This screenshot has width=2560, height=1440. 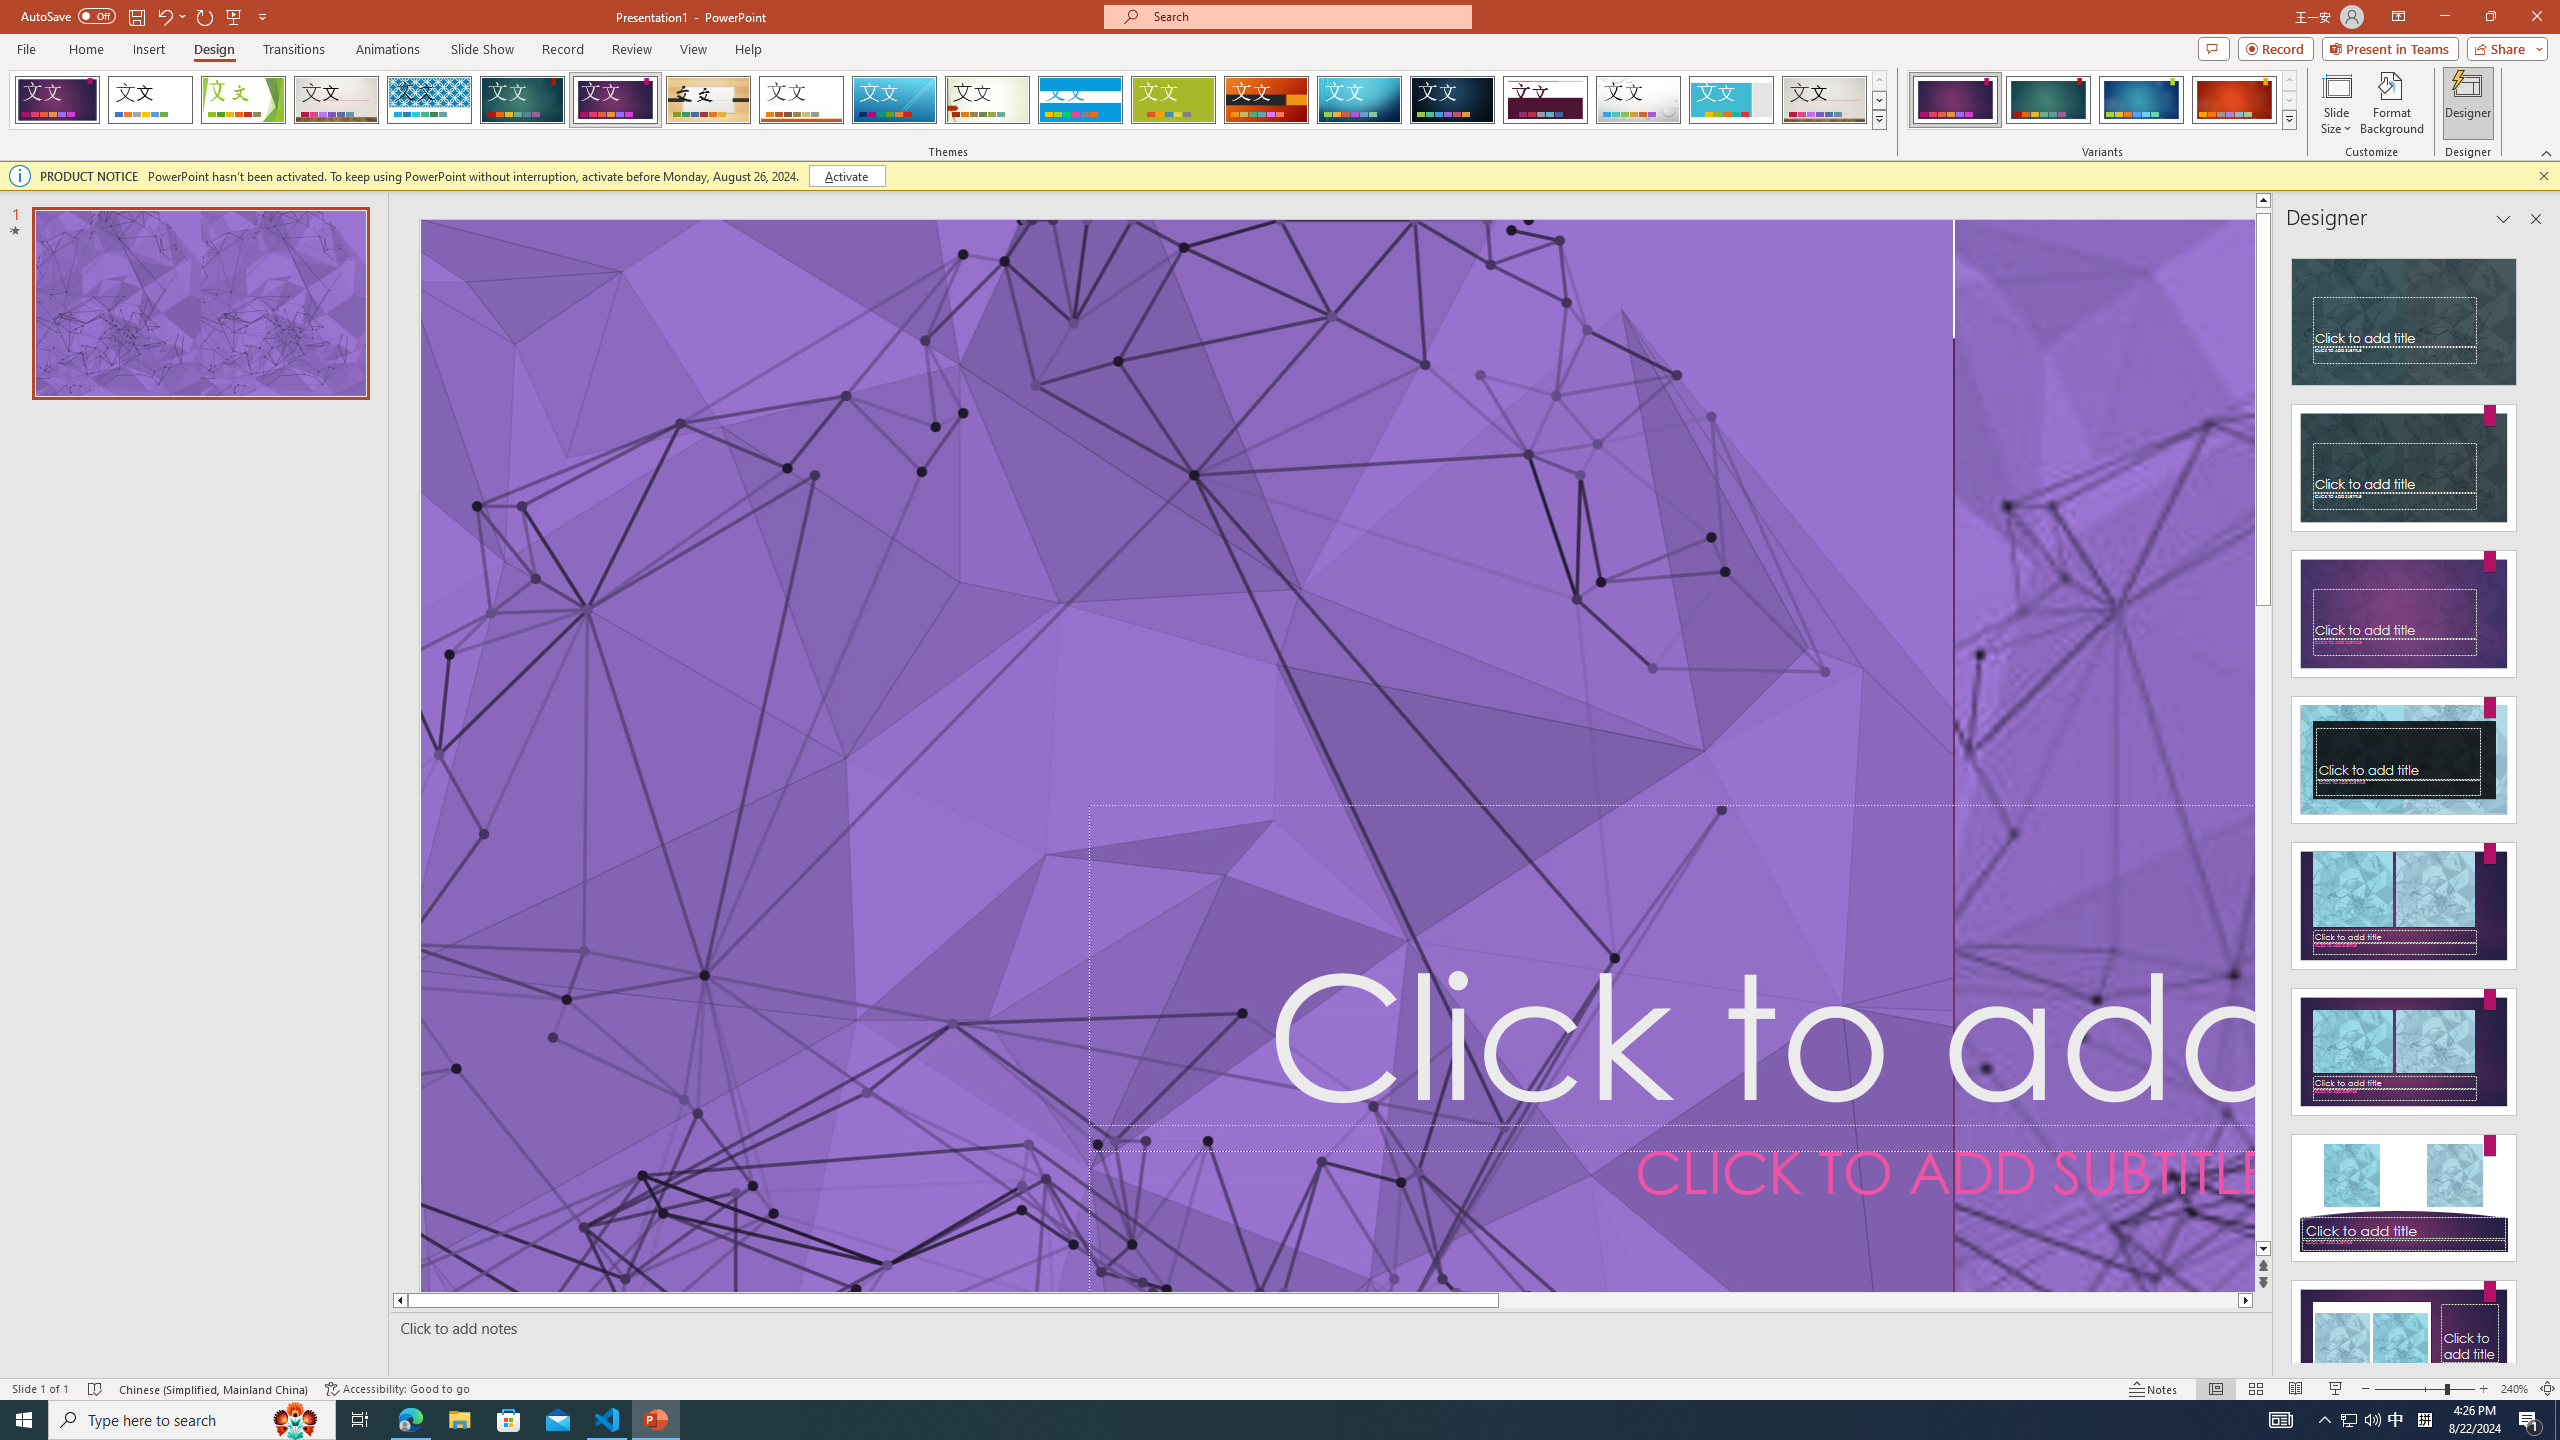 What do you see at coordinates (398, 1389) in the screenshot?
I see `'Accessibility Checker Accessibility: Good to go'` at bounding box center [398, 1389].